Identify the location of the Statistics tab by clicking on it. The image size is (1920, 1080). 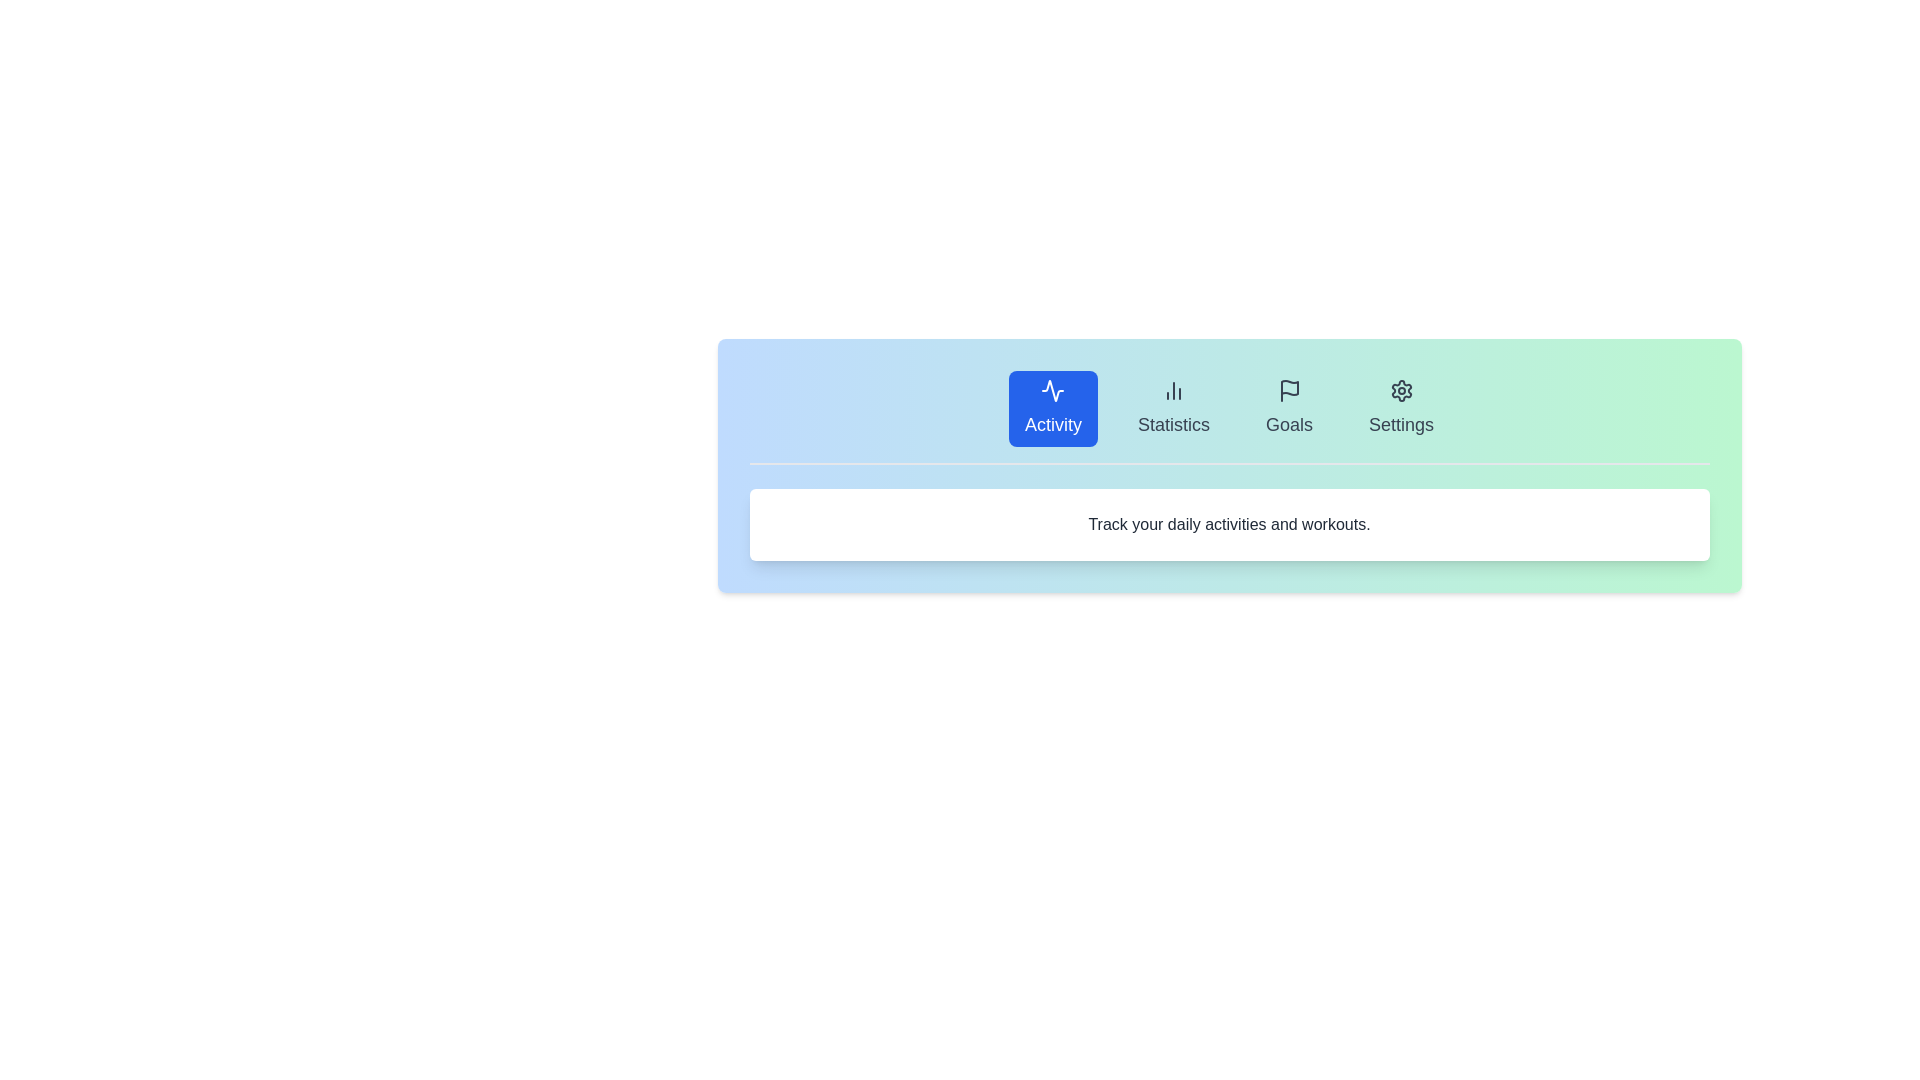
(1173, 407).